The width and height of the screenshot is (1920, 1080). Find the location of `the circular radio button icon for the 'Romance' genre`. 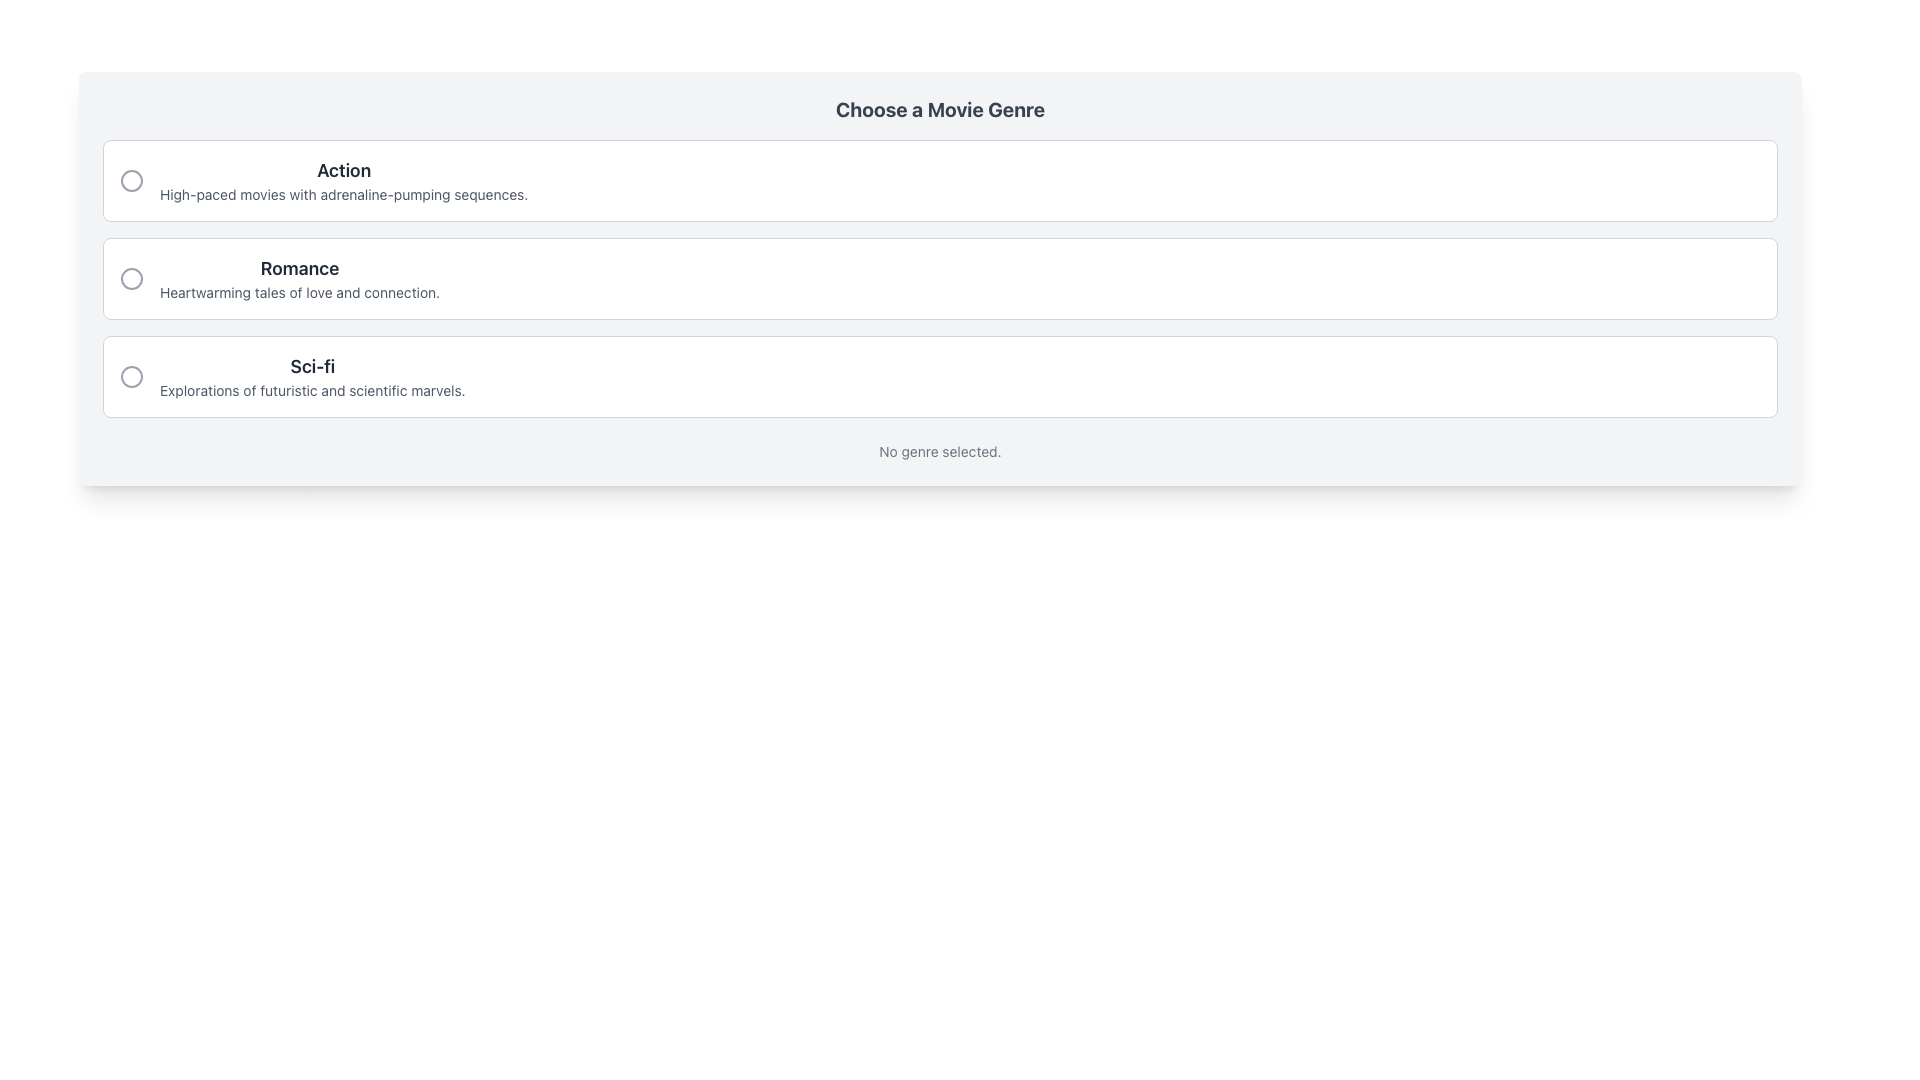

the circular radio button icon for the 'Romance' genre is located at coordinates (131, 278).